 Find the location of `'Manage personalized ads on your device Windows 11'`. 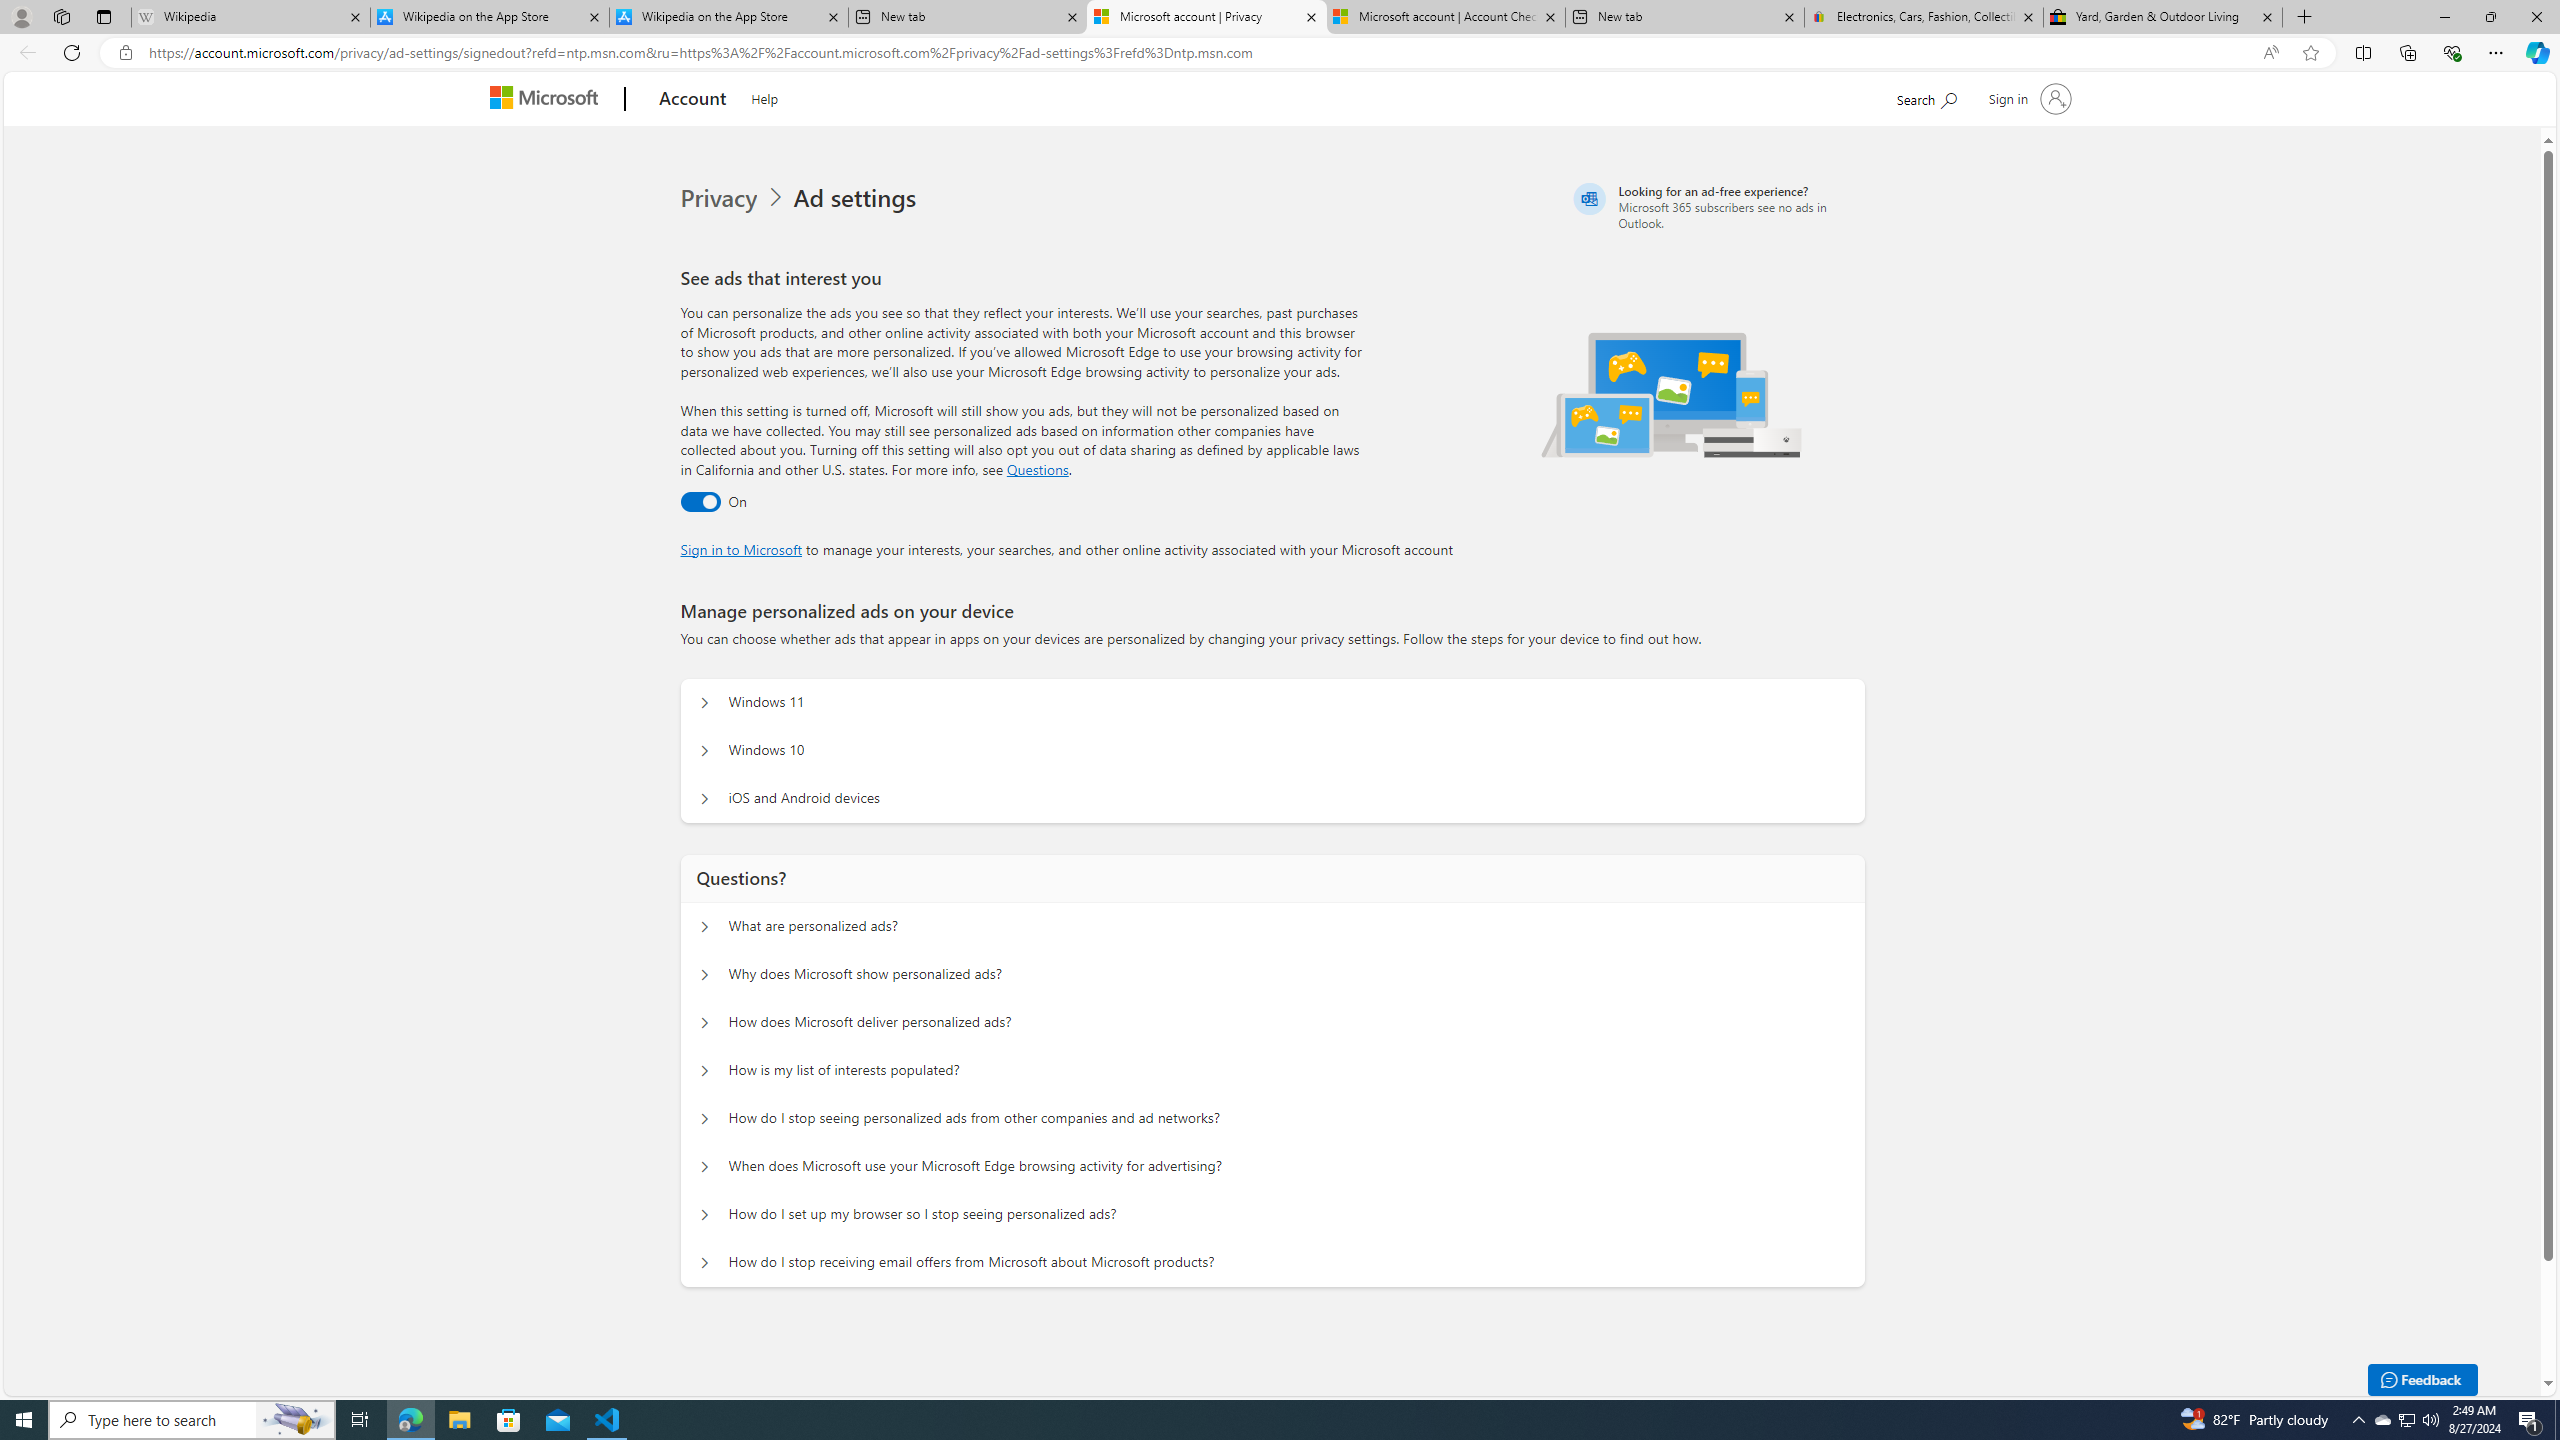

'Manage personalized ads on your device Windows 11' is located at coordinates (705, 702).